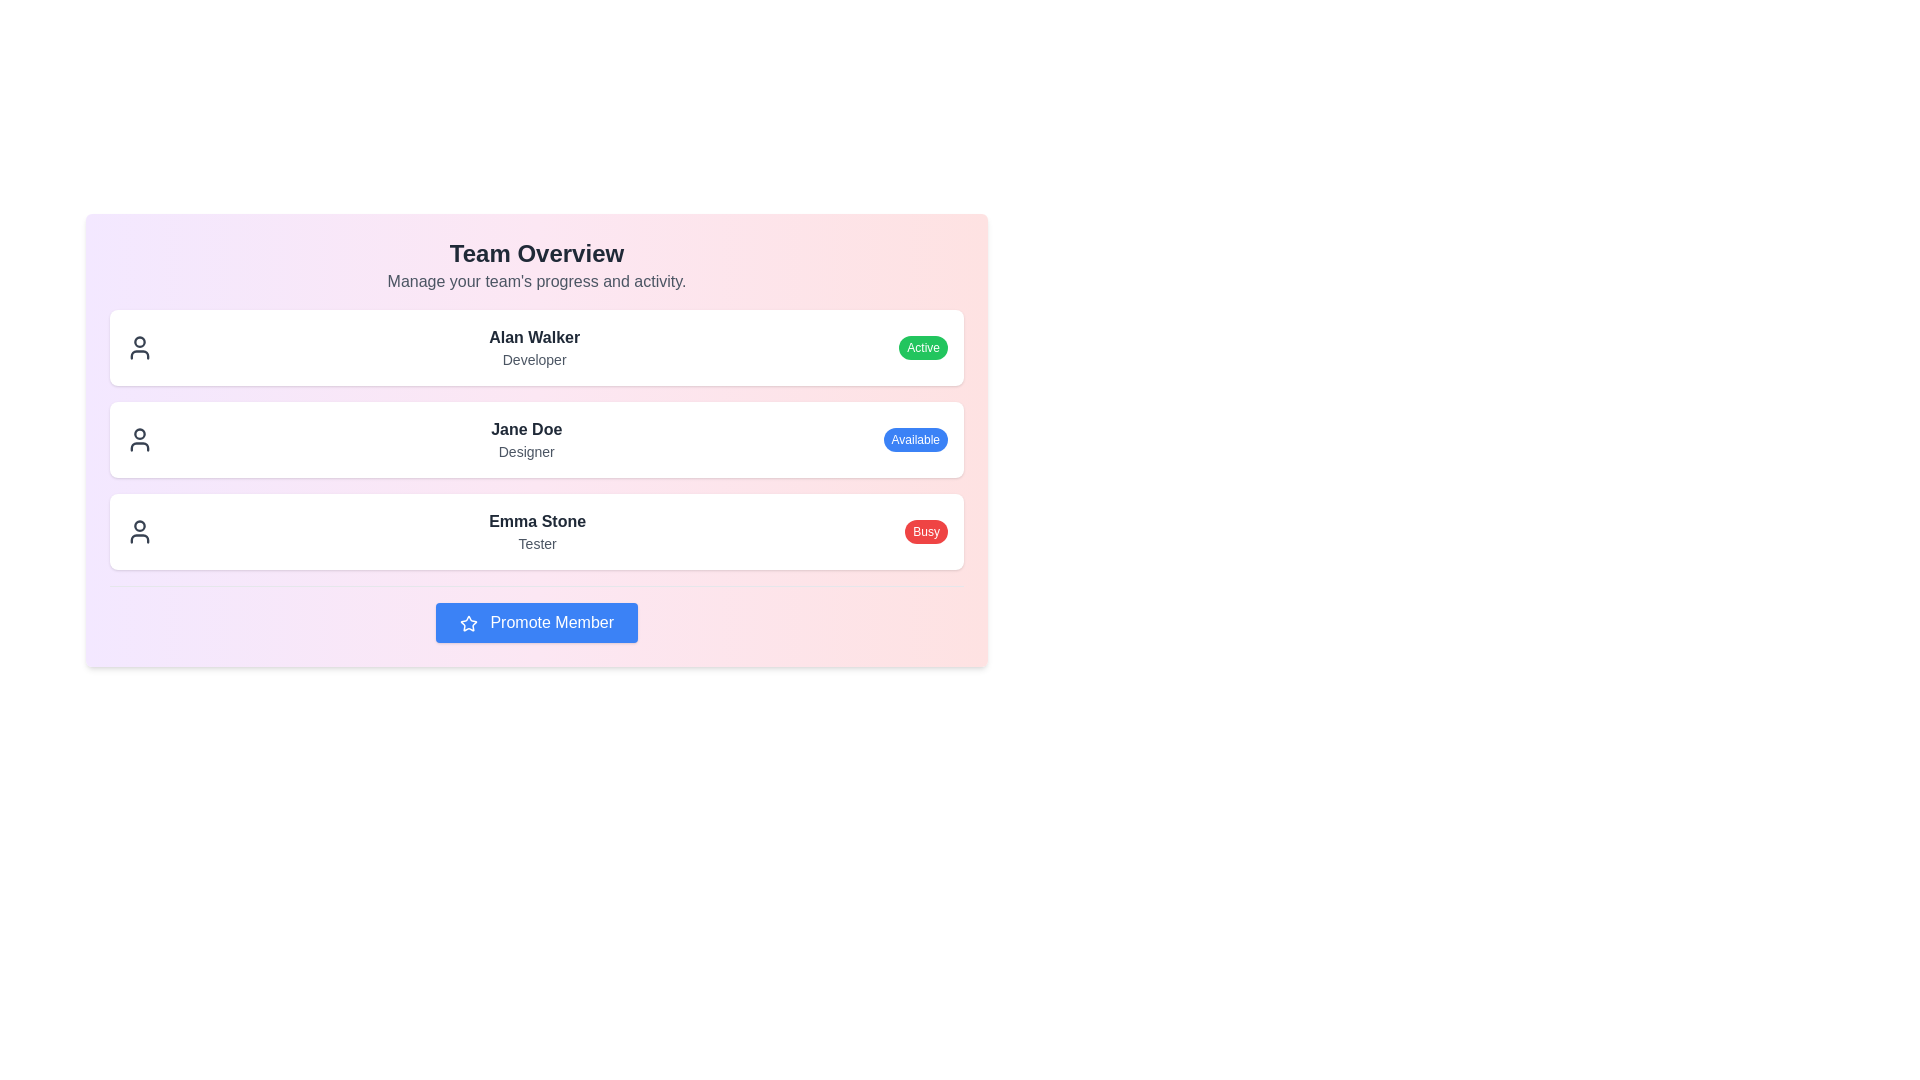 This screenshot has height=1080, width=1920. I want to click on the text label that describes a team member, which is the third entry in a vertically stacked list of user cards, positioned centrally with an icon on the left and a 'Busy' tag on the right, so click(537, 531).